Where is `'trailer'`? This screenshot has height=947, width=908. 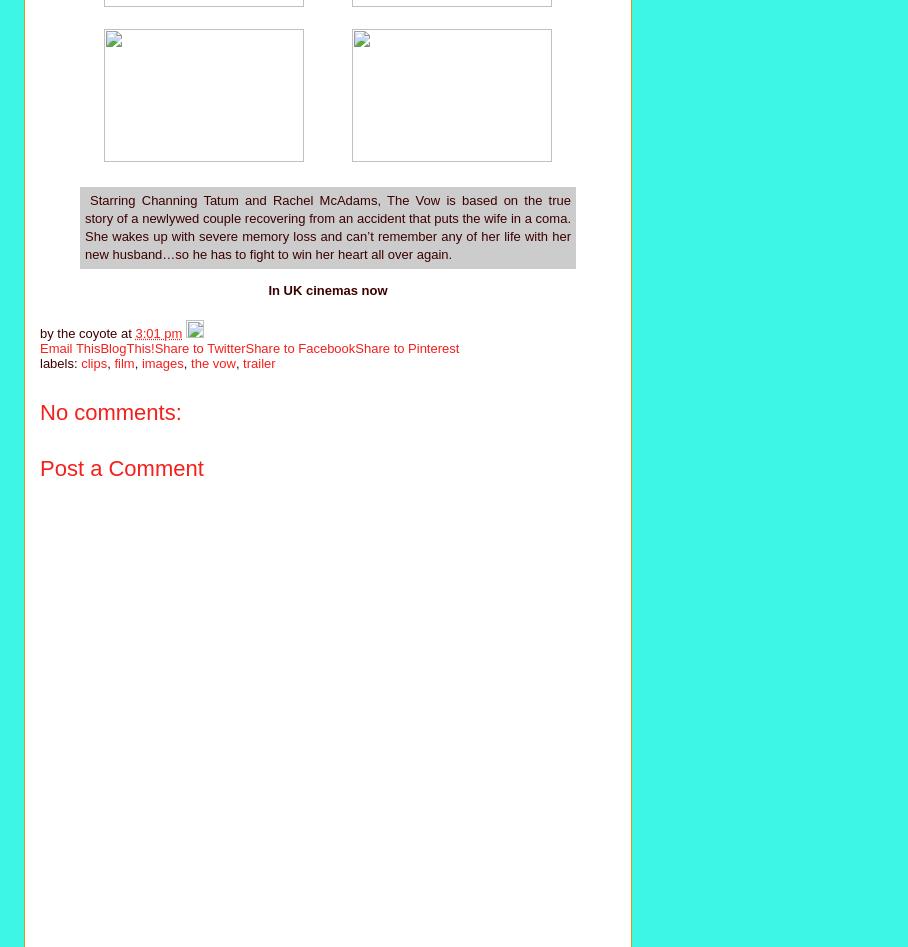 'trailer' is located at coordinates (257, 362).